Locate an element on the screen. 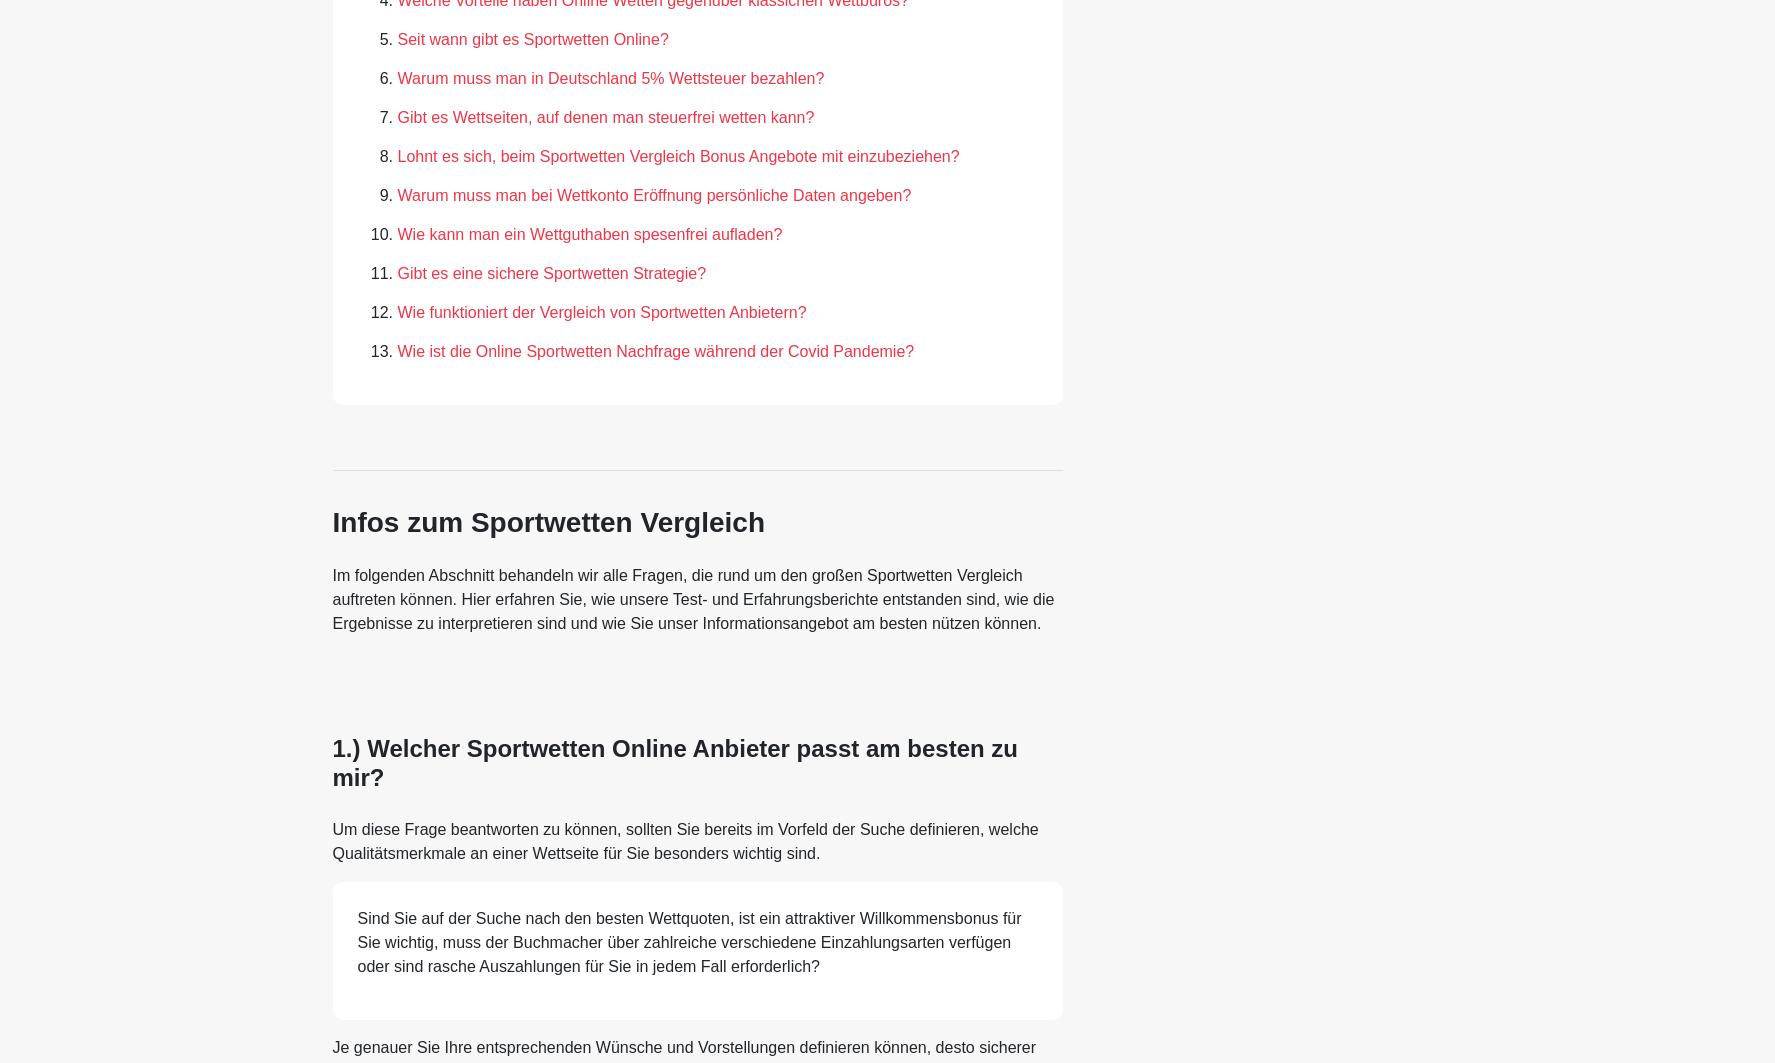 This screenshot has width=1775, height=1063. 'Warum muss man in Deutschland 5% Wettsteuer bezahlen?' is located at coordinates (610, 77).